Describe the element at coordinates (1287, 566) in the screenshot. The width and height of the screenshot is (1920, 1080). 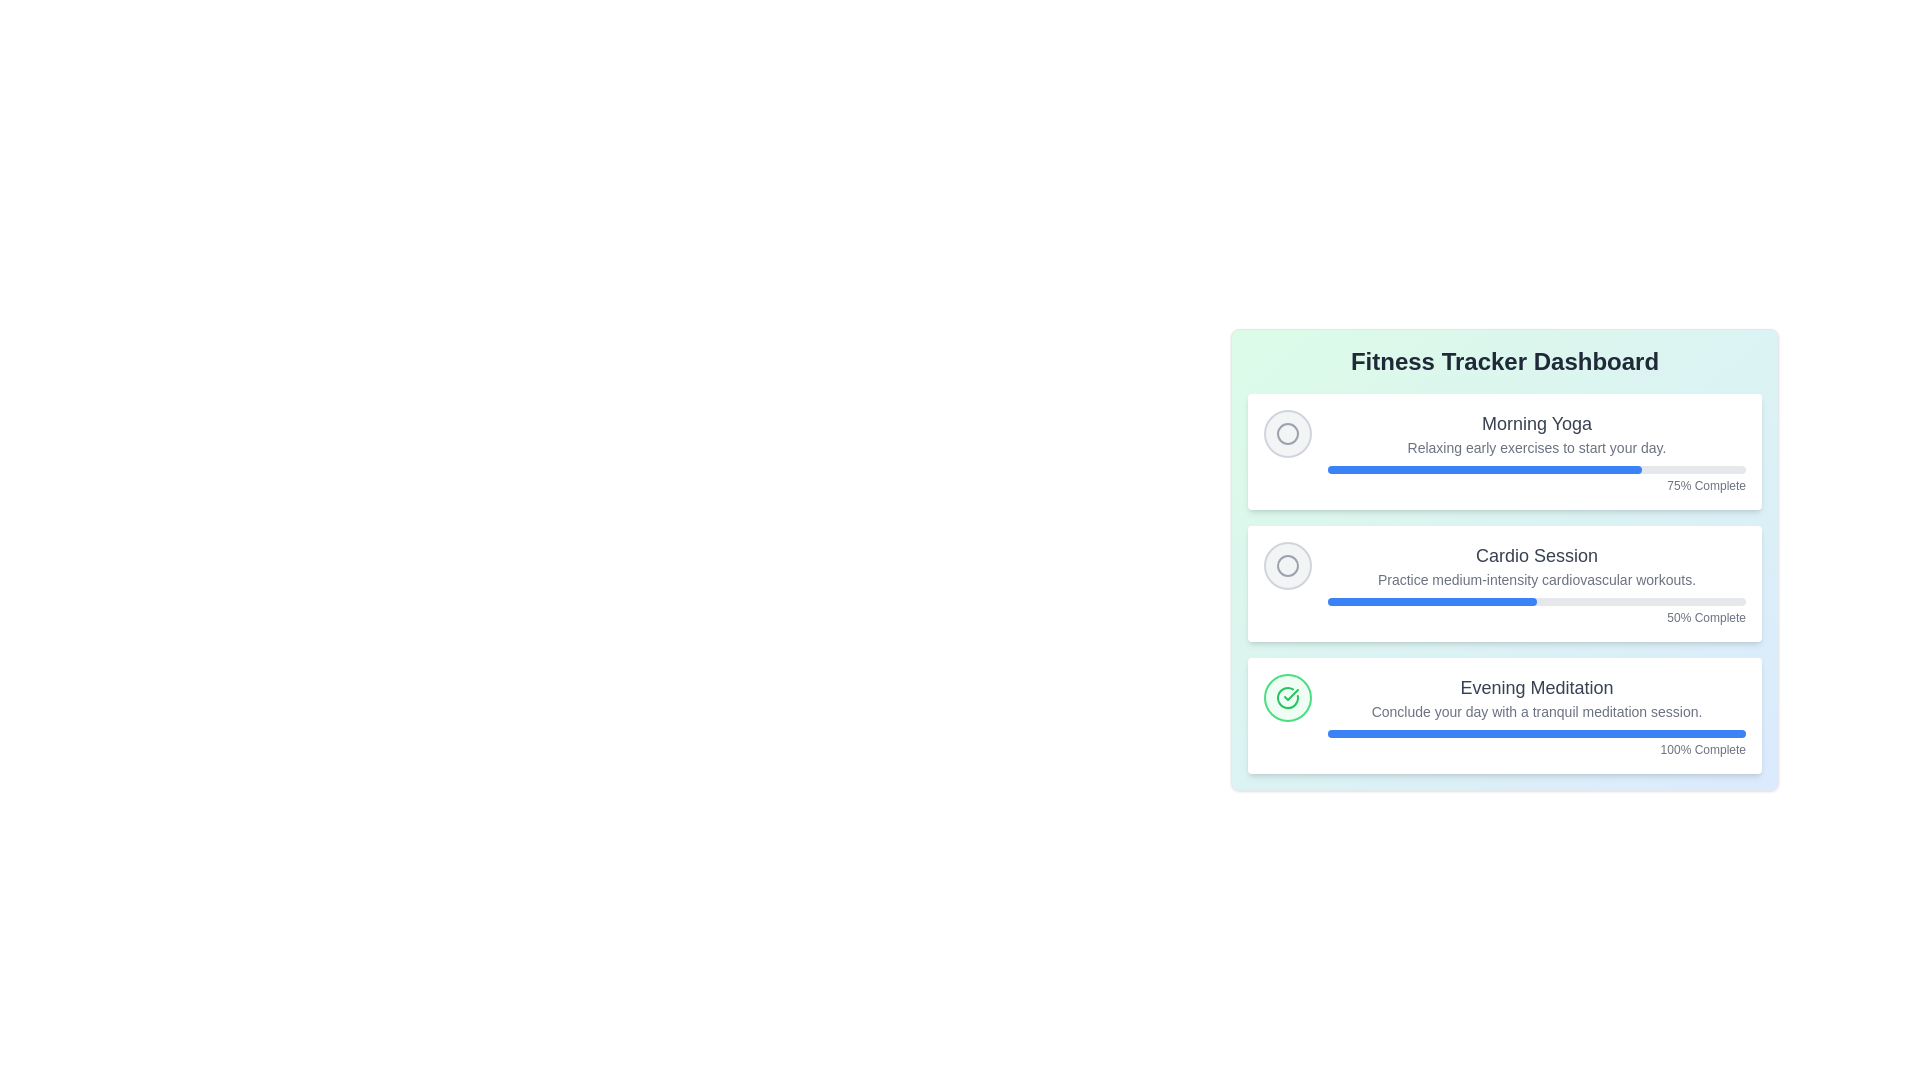
I see `the SVG graphics circle element located centrally within the 'Cardio Session' section of the fitness tracker dashboard interface, which serves as a visual indicator for completion status` at that location.